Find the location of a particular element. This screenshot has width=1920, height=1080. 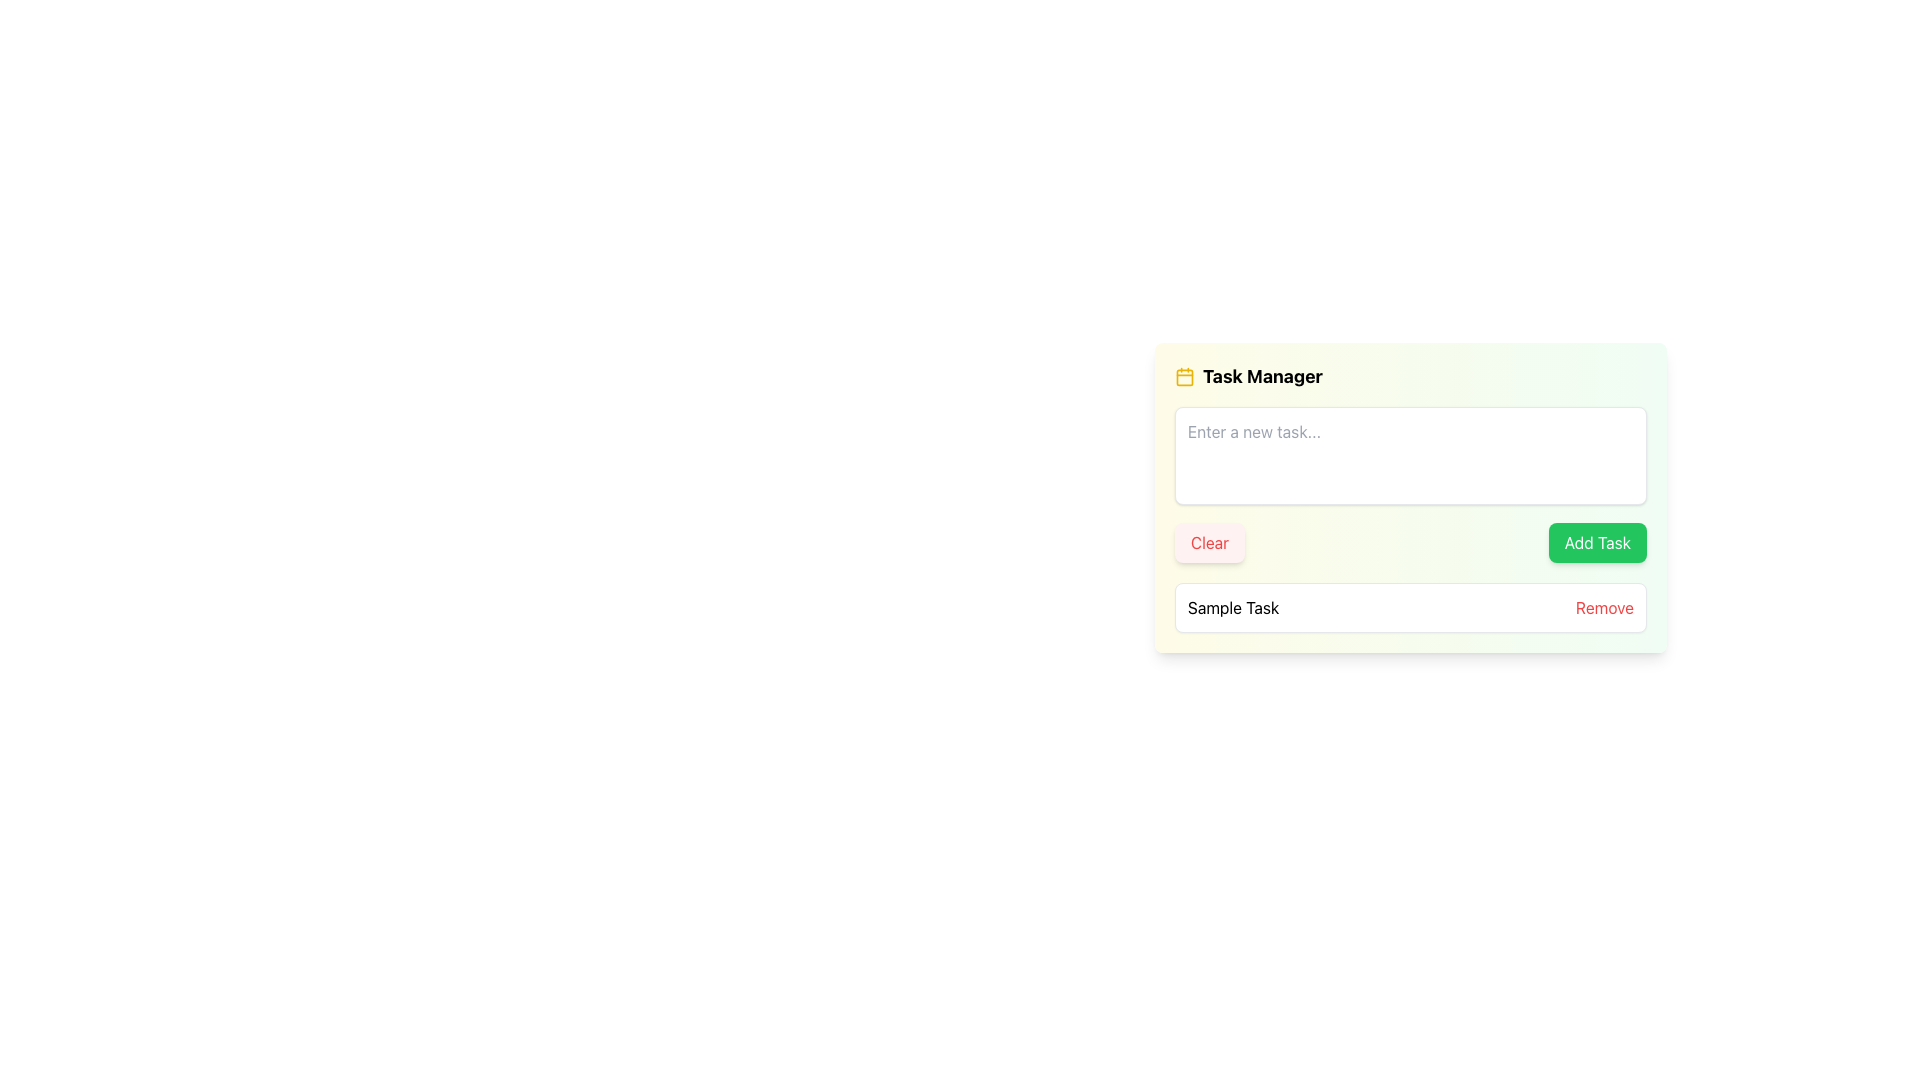

the text label that identifies a task in the task management list, located to the left of the 'Remove' button in the 'Task Manager' interface is located at coordinates (1232, 607).